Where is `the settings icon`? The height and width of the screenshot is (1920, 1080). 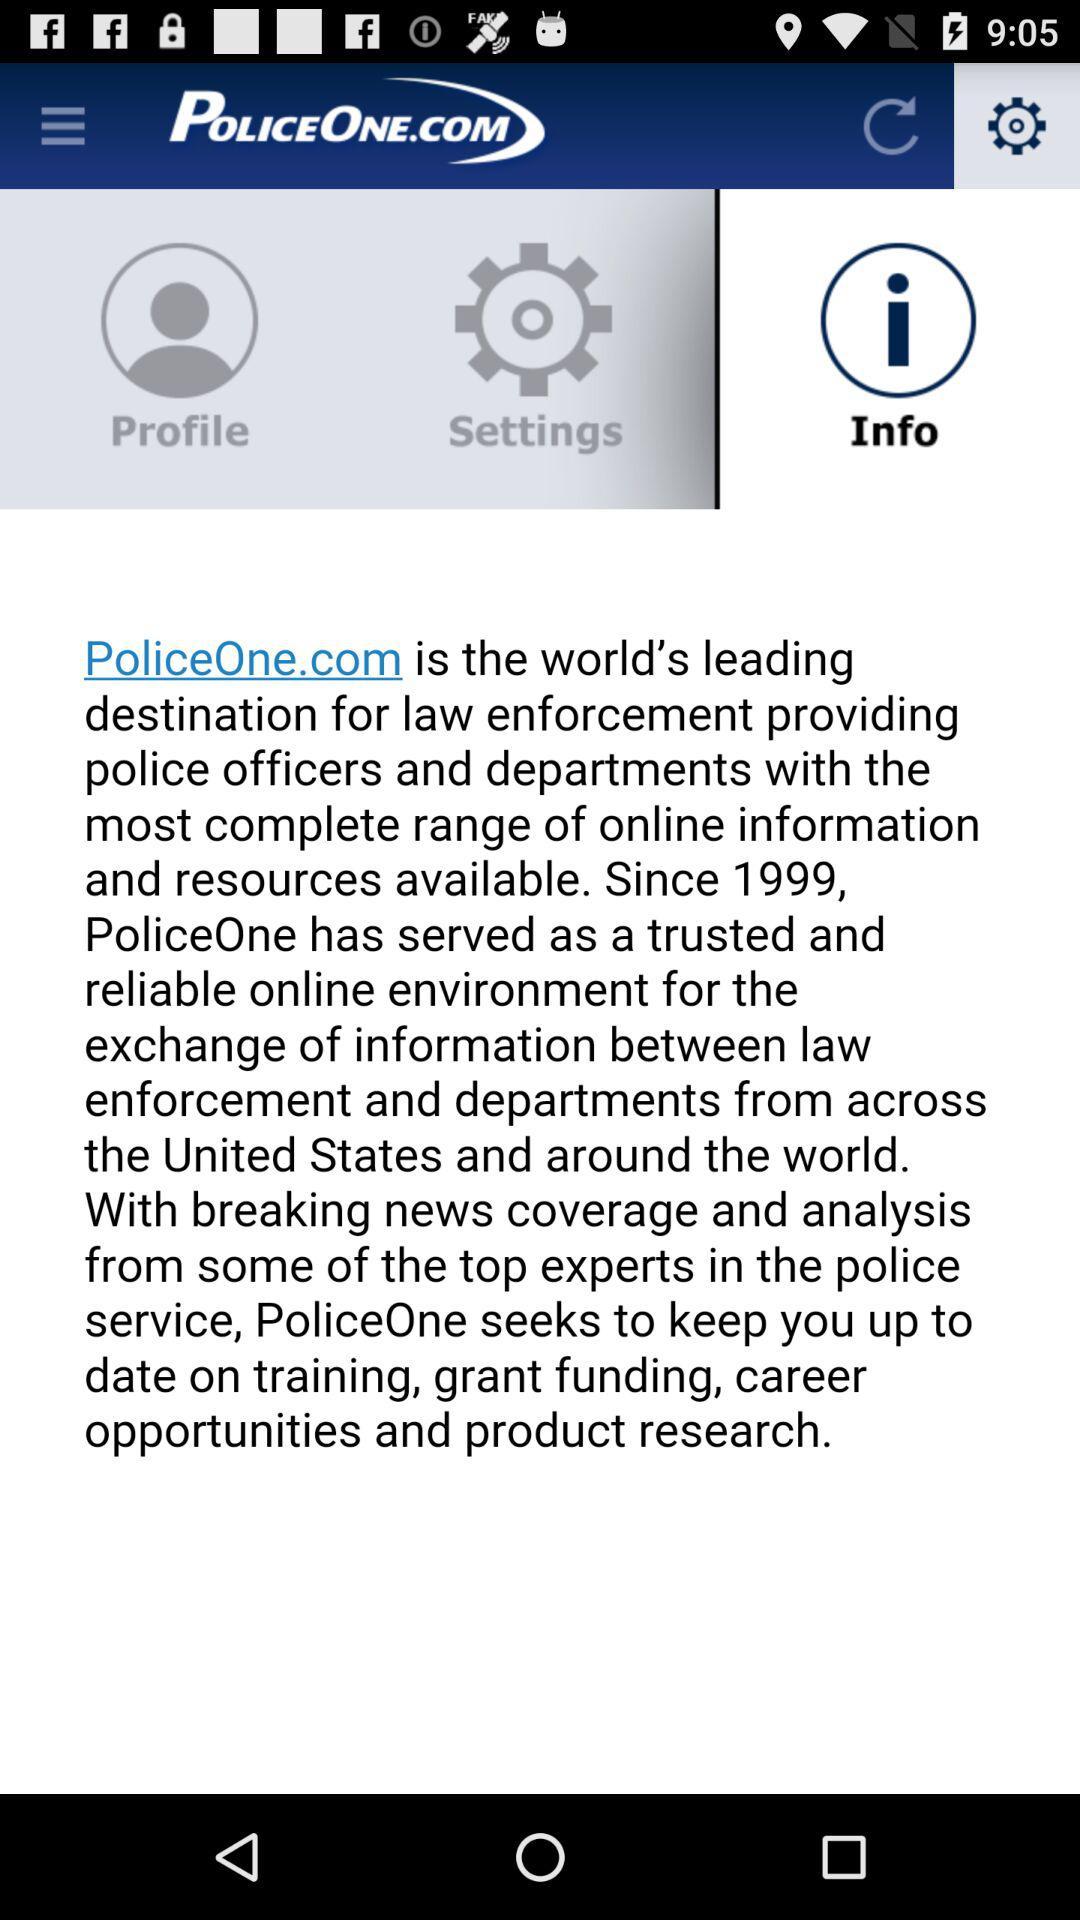 the settings icon is located at coordinates (1017, 133).